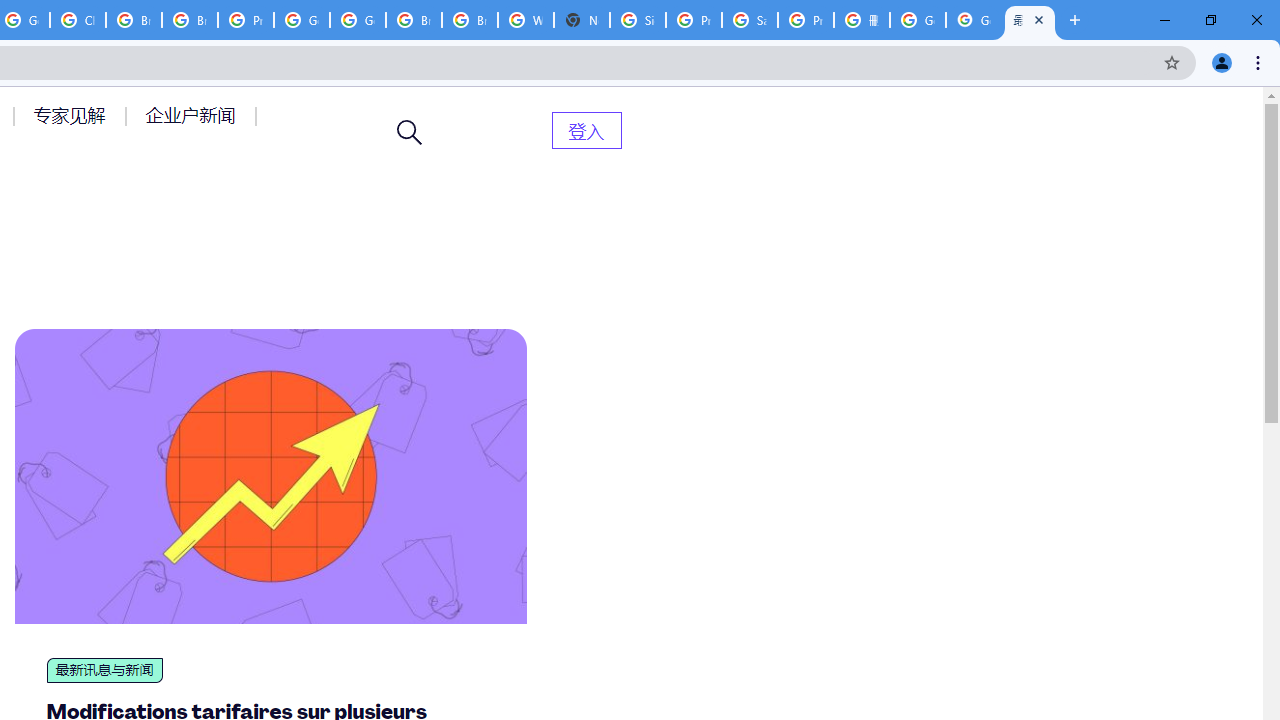 This screenshot has height=720, width=1280. I want to click on 'Open search form', so click(409, 132).